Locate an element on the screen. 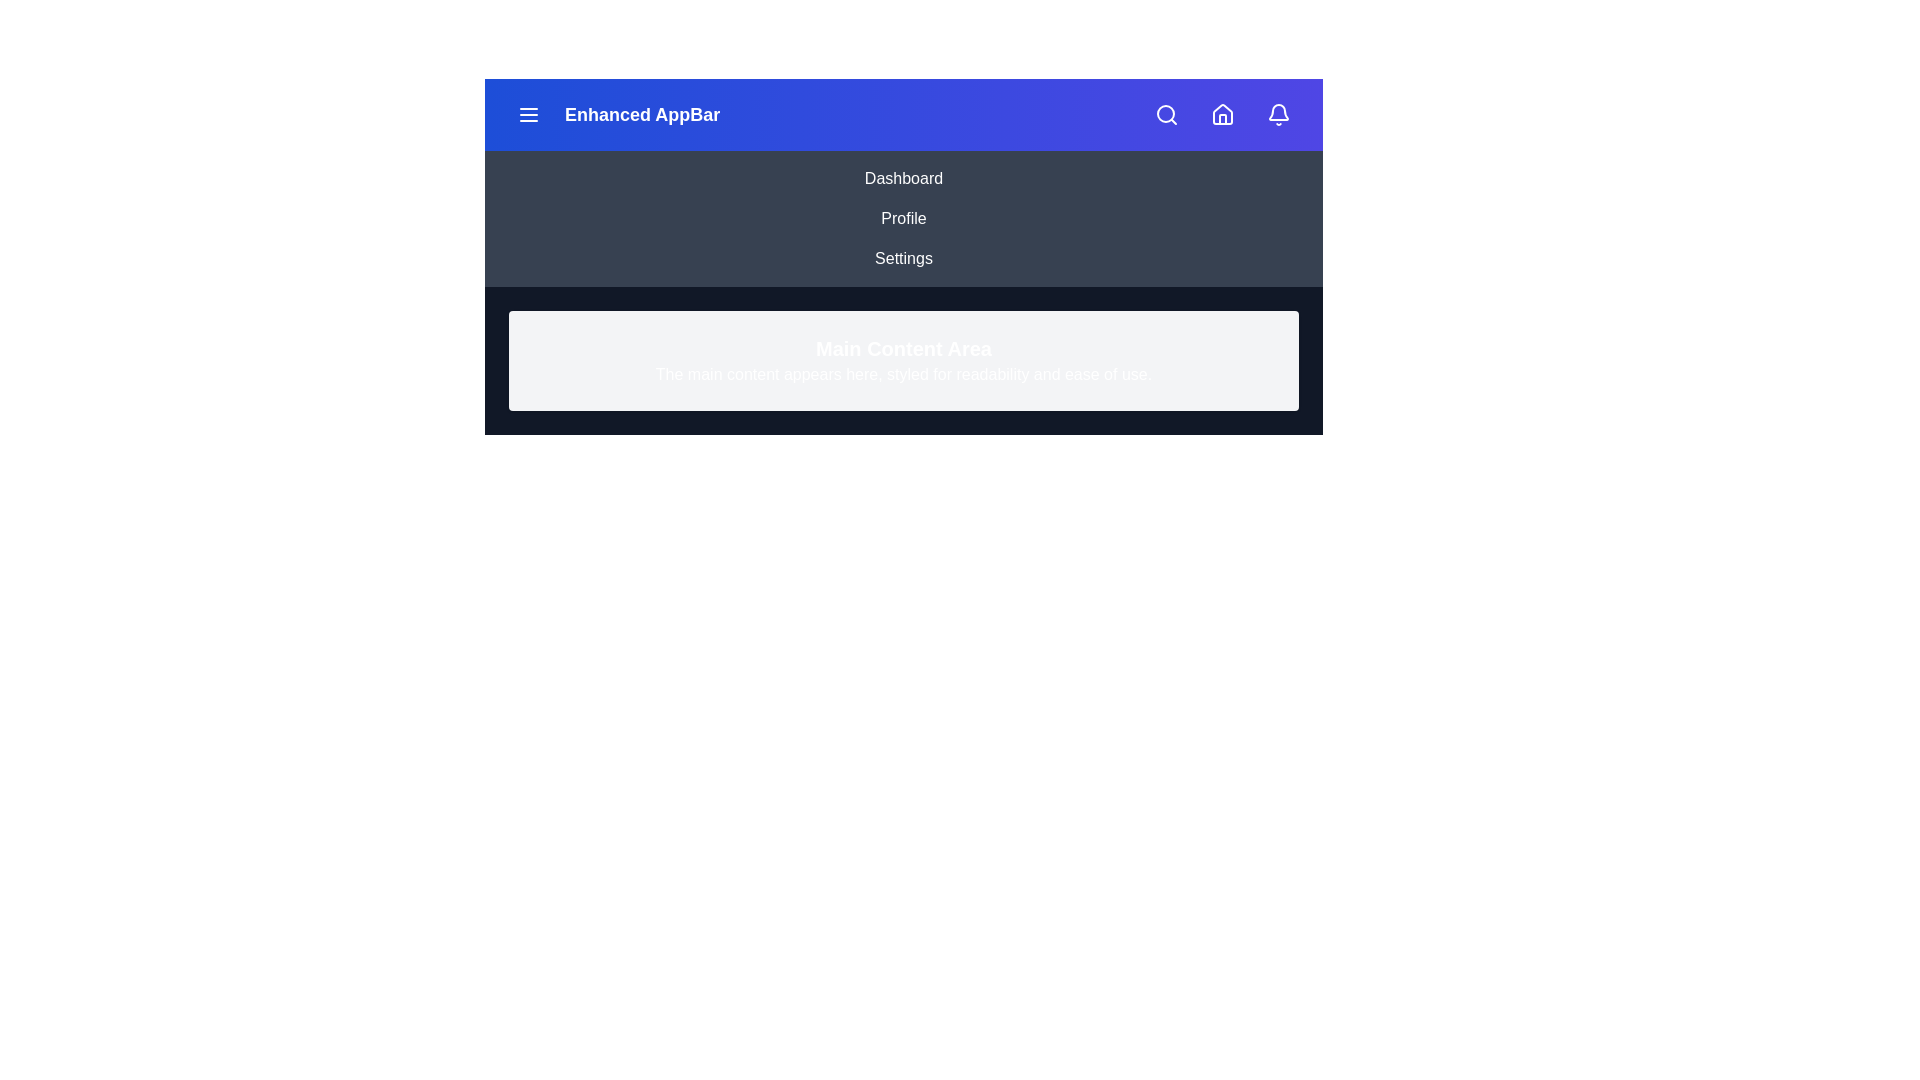 Image resolution: width=1920 pixels, height=1080 pixels. the Profile navigation link to navigate to the corresponding section is located at coordinates (902, 219).